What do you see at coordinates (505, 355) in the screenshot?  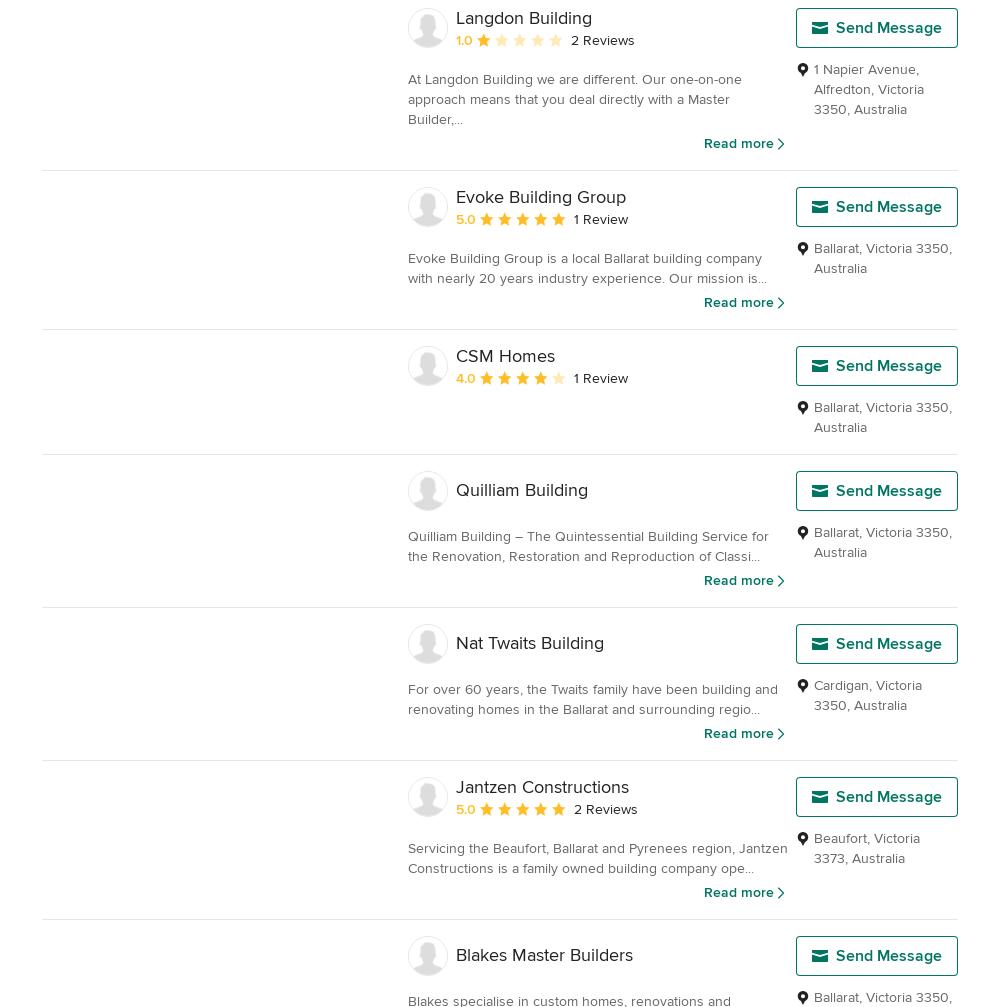 I see `'CSM Homes'` at bounding box center [505, 355].